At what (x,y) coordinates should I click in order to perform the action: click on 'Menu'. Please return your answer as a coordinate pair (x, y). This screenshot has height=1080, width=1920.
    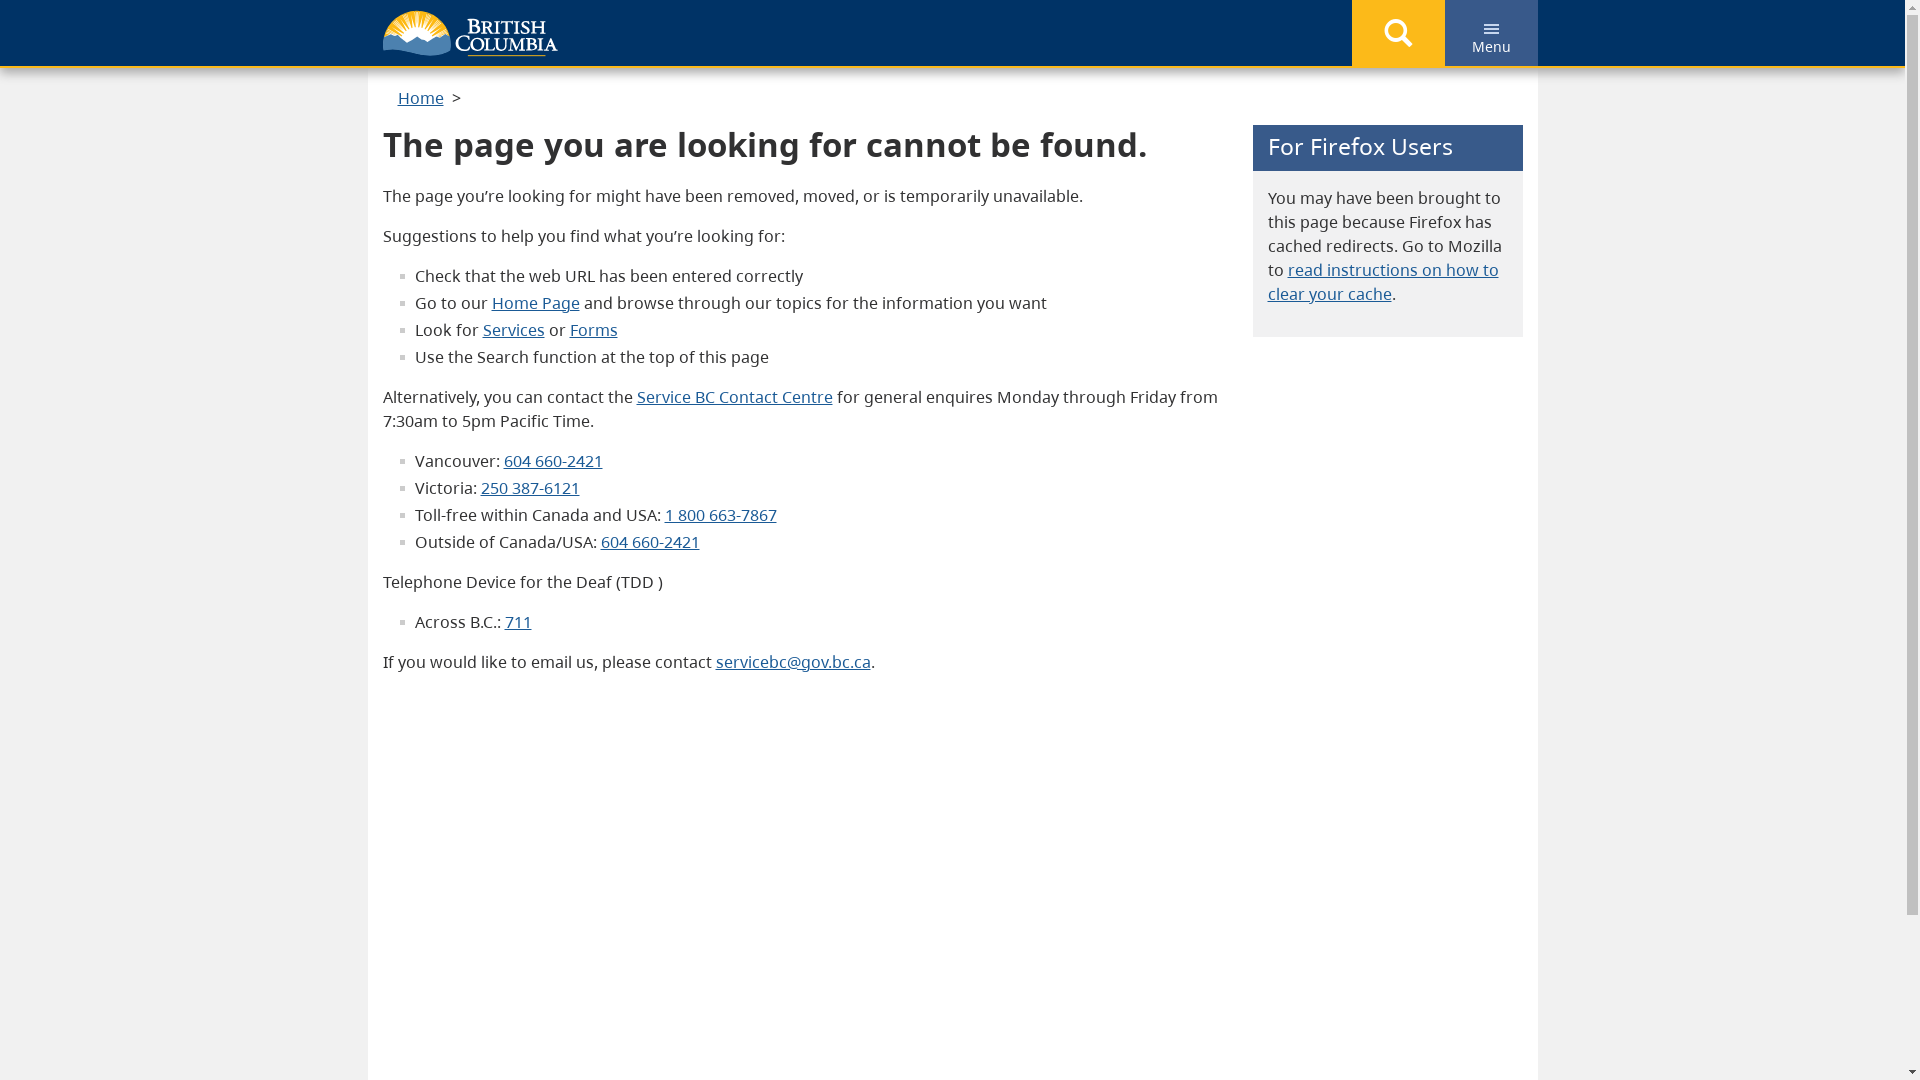
    Looking at the image, I should click on (1490, 33).